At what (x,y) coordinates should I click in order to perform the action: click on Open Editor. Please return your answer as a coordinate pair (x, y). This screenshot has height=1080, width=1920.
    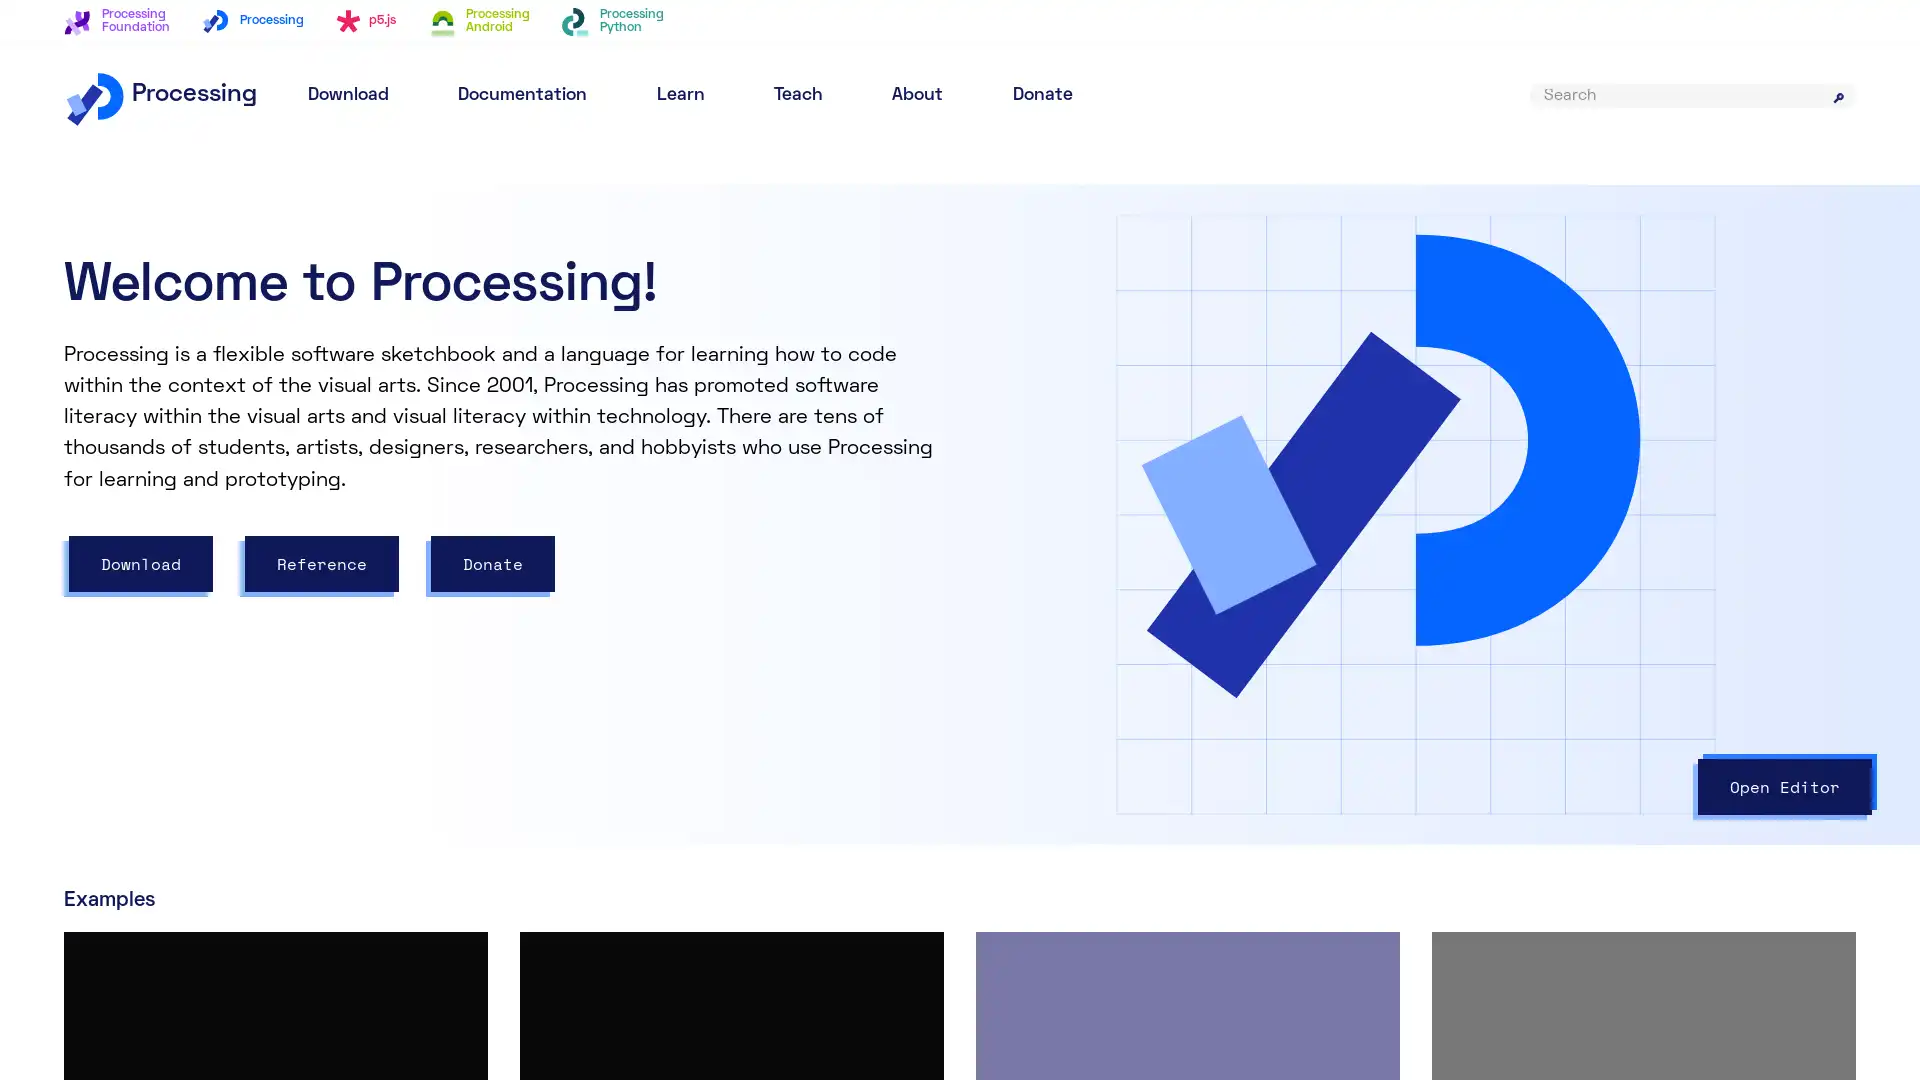
    Looking at the image, I should click on (1785, 785).